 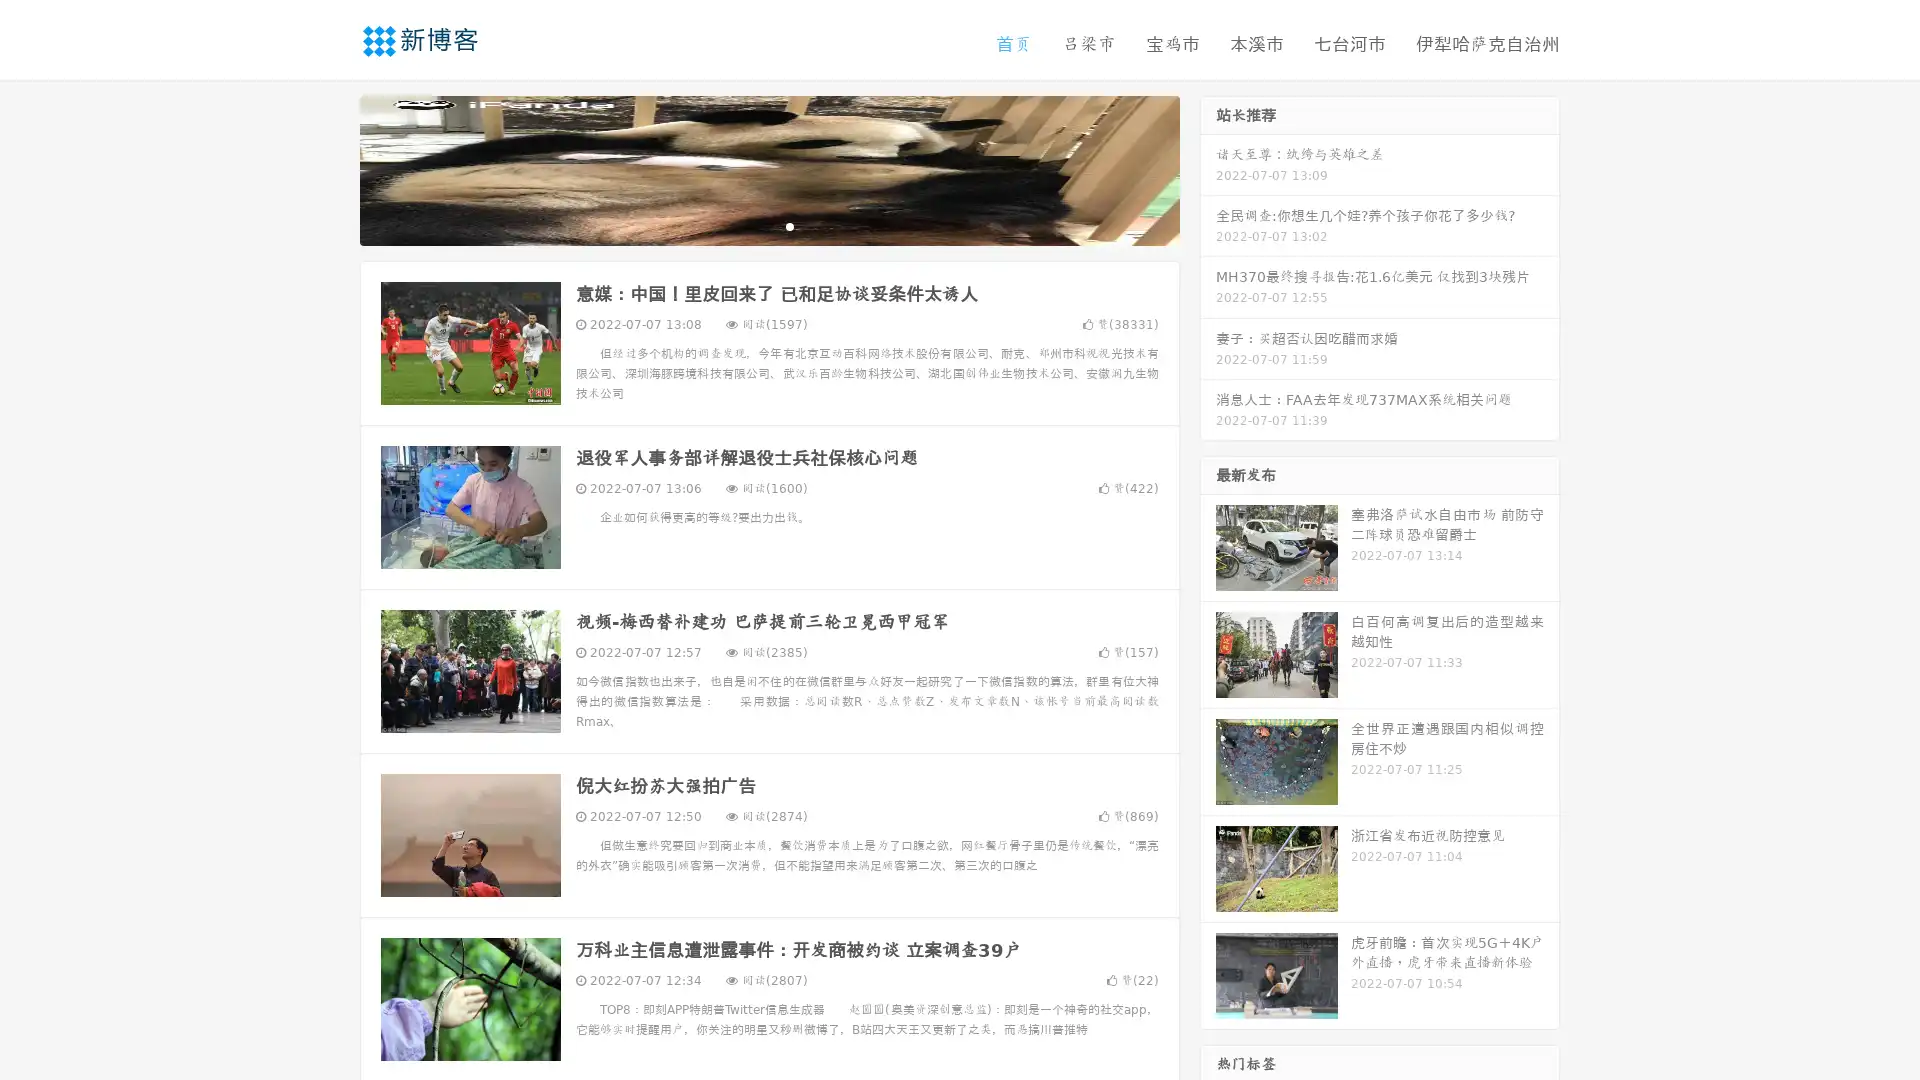 What do you see at coordinates (768, 225) in the screenshot?
I see `Go to slide 2` at bounding box center [768, 225].